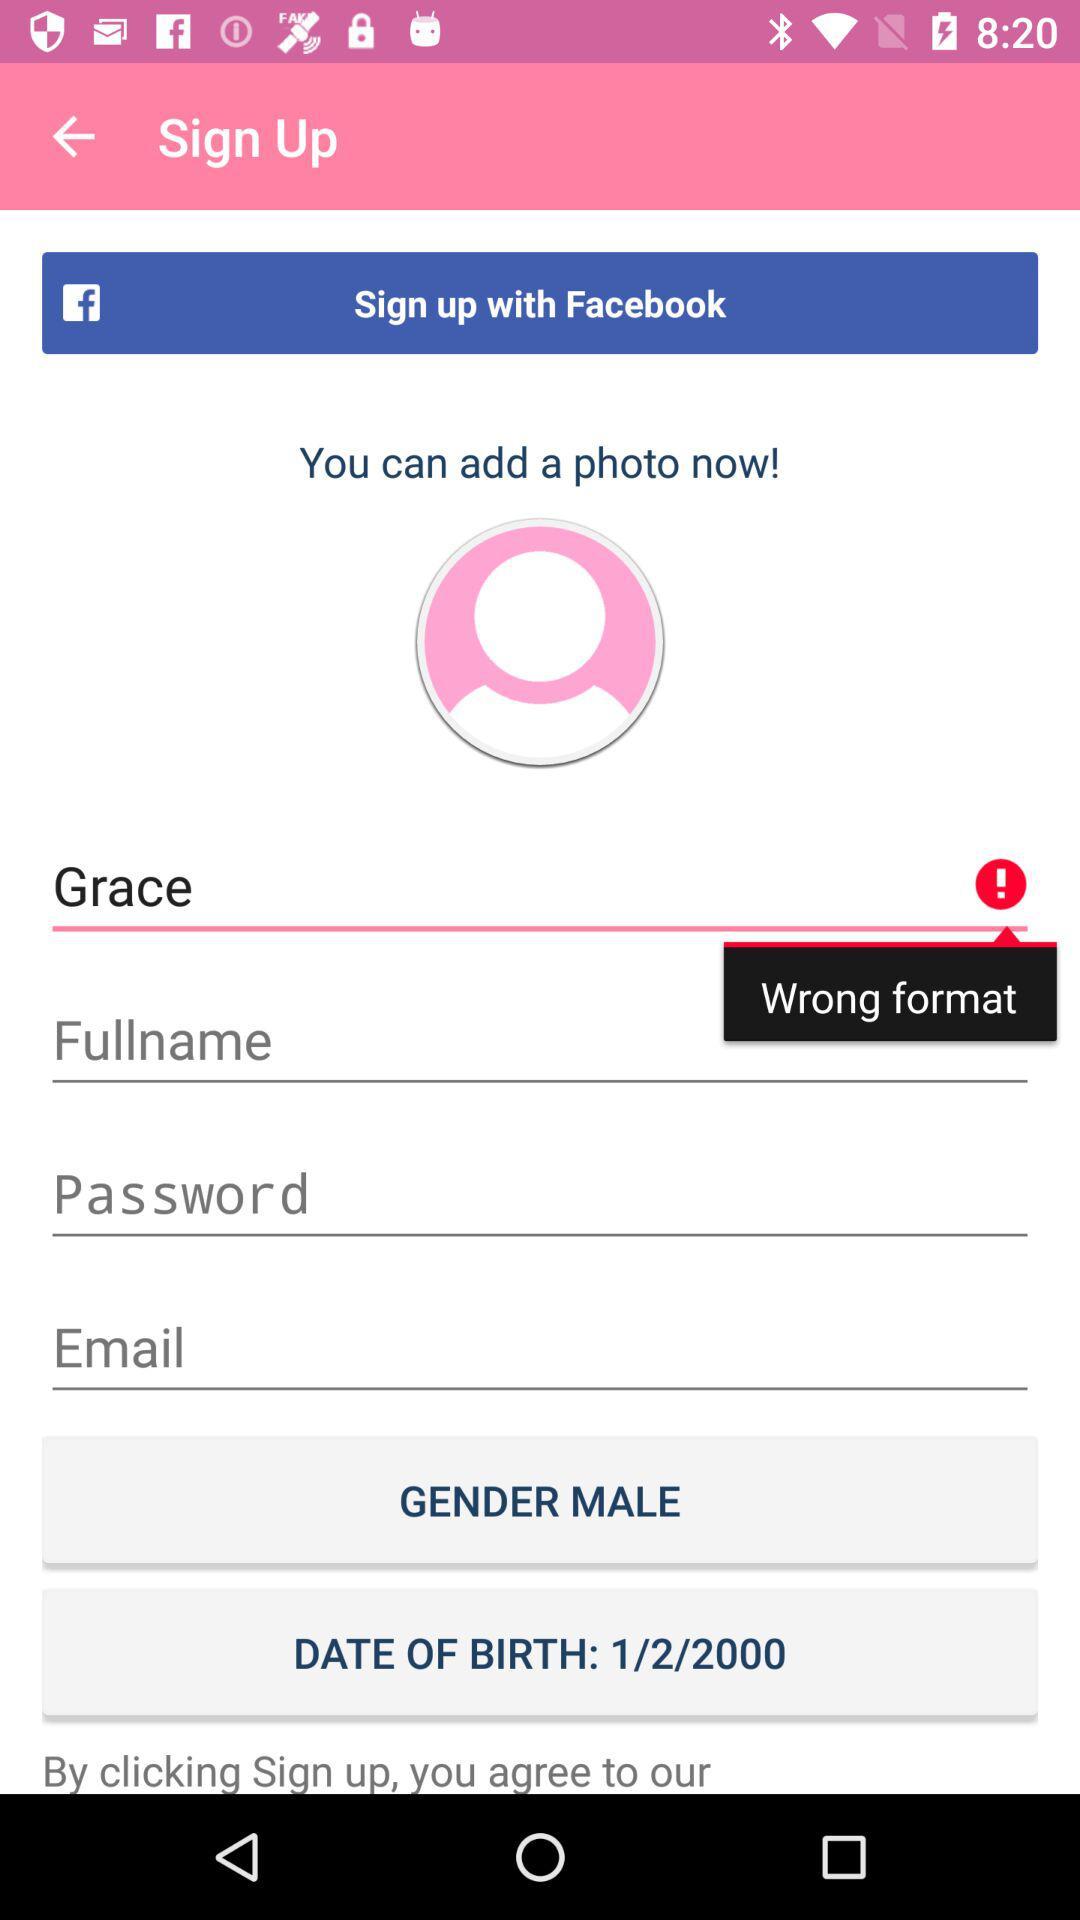 The height and width of the screenshot is (1920, 1080). Describe the element at coordinates (540, 1193) in the screenshot. I see `password` at that location.